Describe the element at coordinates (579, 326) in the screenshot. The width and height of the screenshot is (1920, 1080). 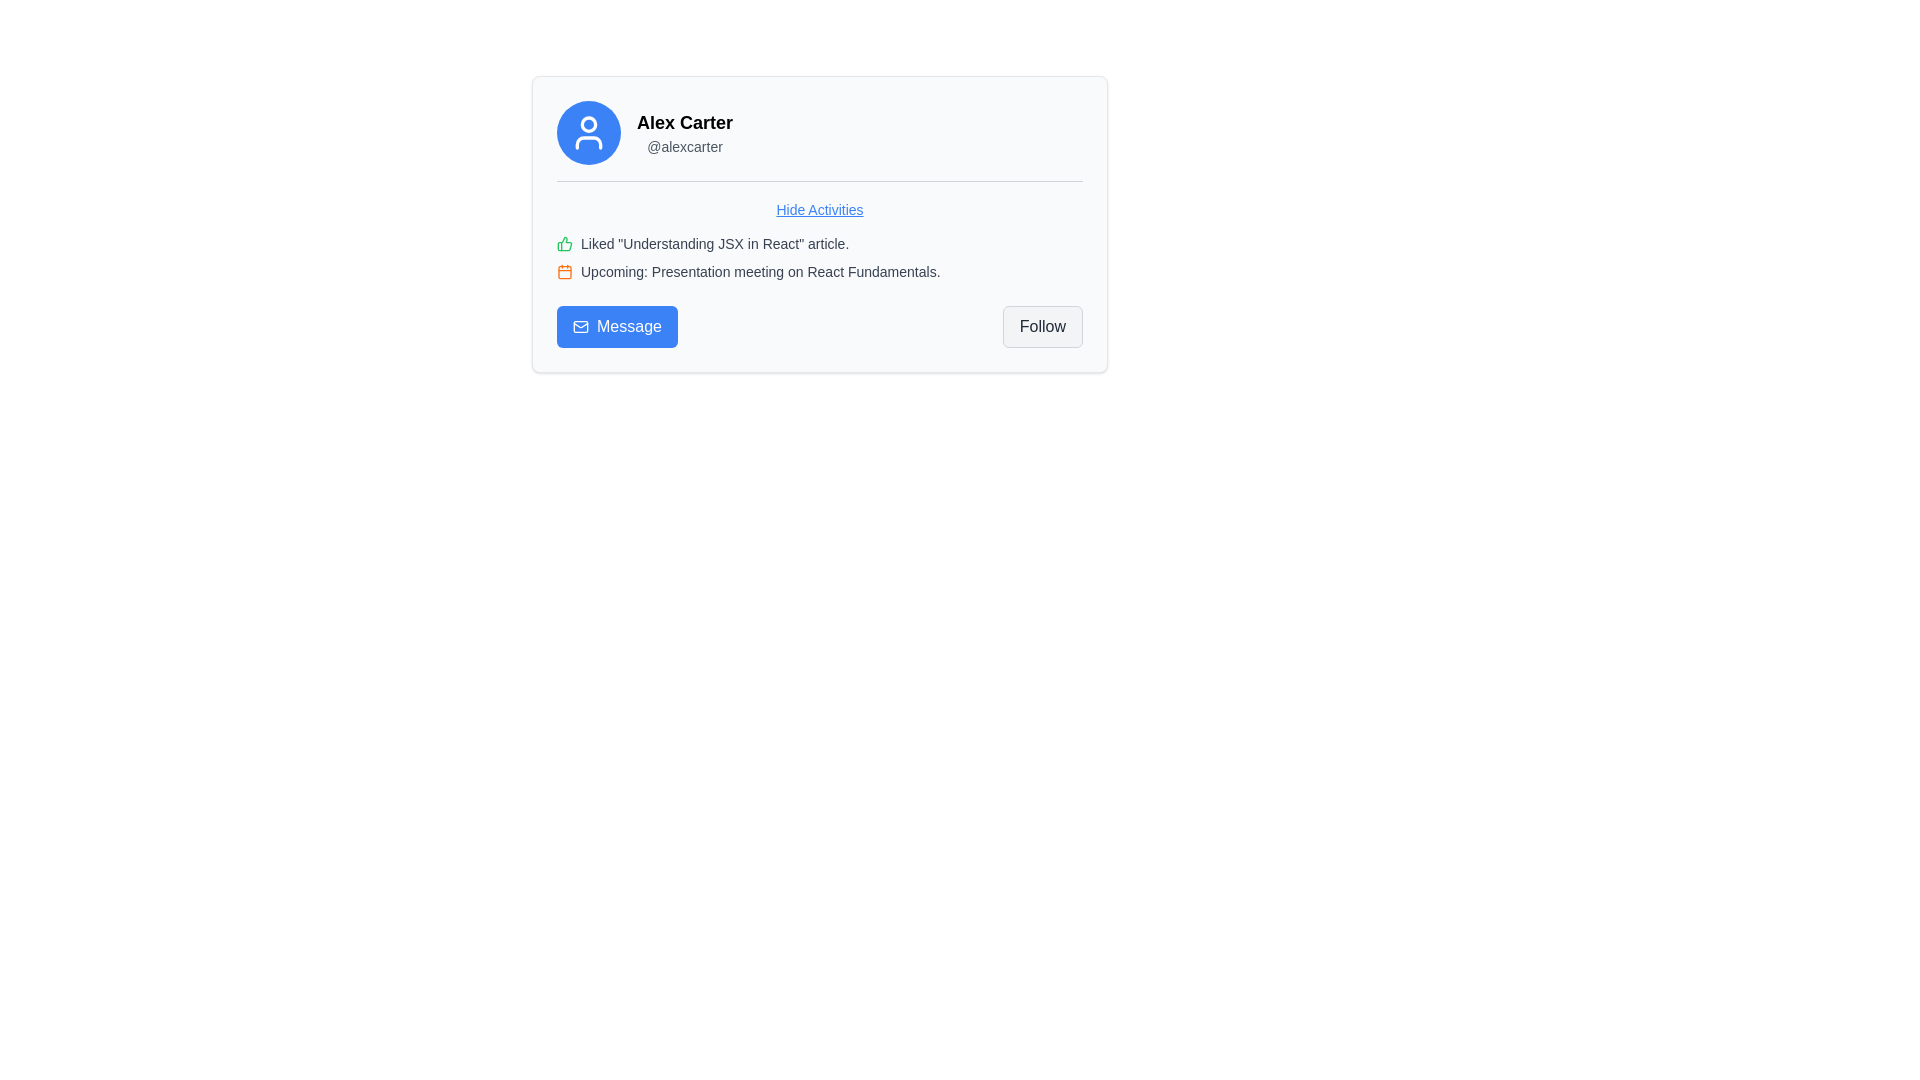
I see `the message icon located on the left edge of the blue 'Message' button, which is positioned below the text 'Upcoming: Presentation meeting on React Fundamentals.'` at that location.